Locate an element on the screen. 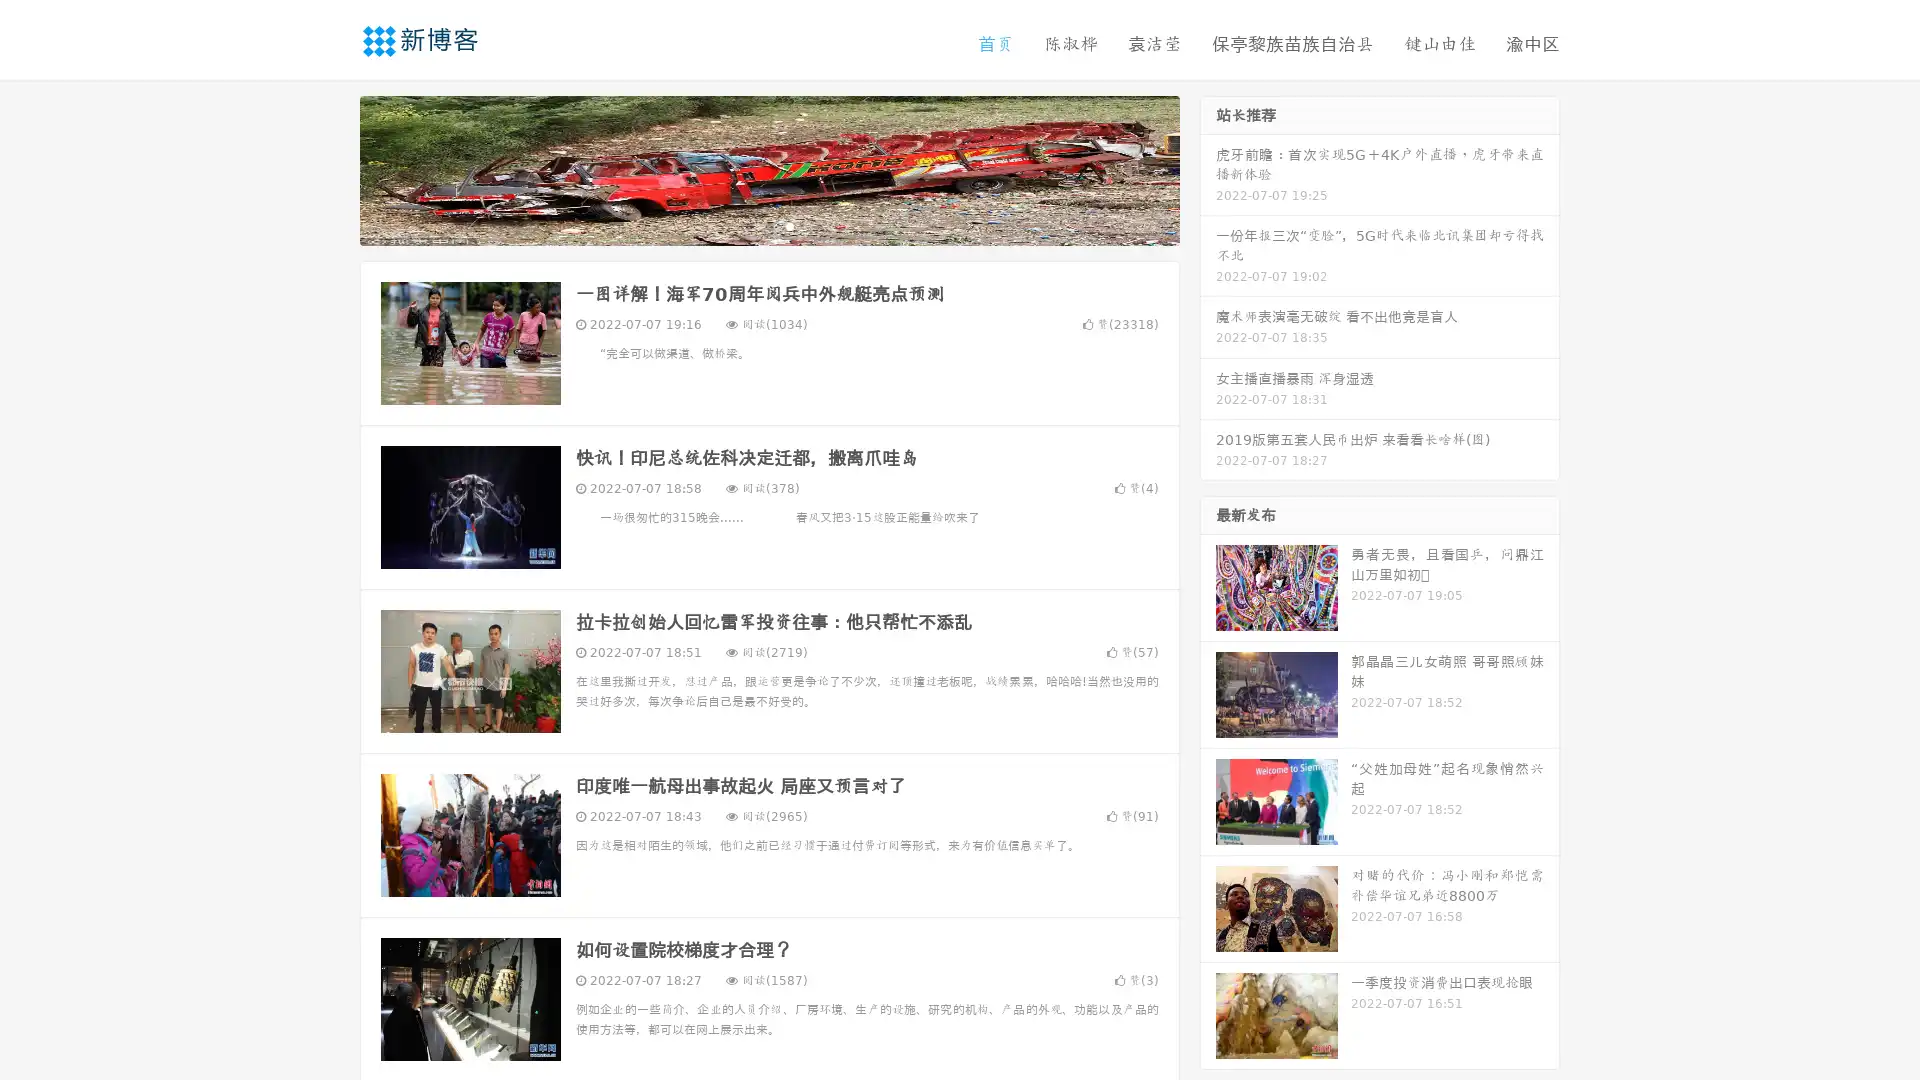 The image size is (1920, 1080). Previous slide is located at coordinates (330, 168).